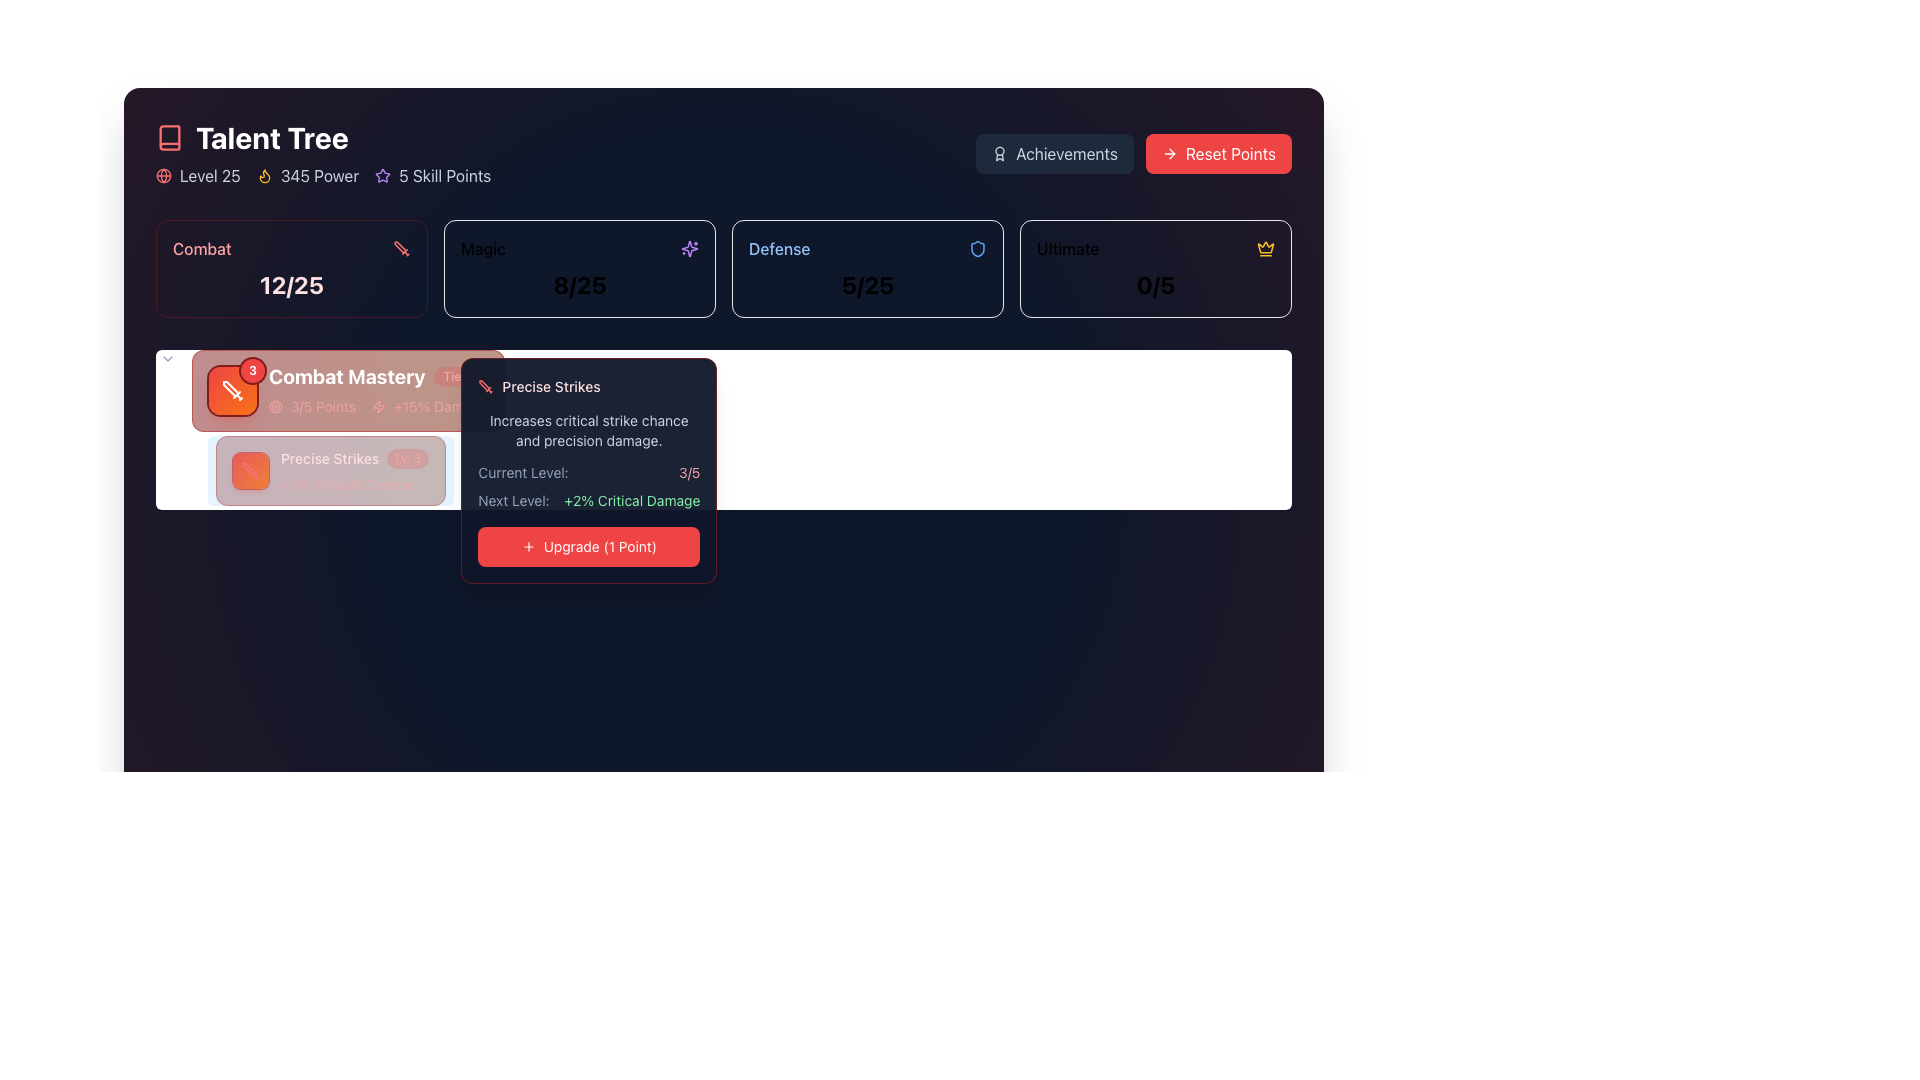  I want to click on the 'Featured' tab in the Tab navigation bar, so click(994, 157).